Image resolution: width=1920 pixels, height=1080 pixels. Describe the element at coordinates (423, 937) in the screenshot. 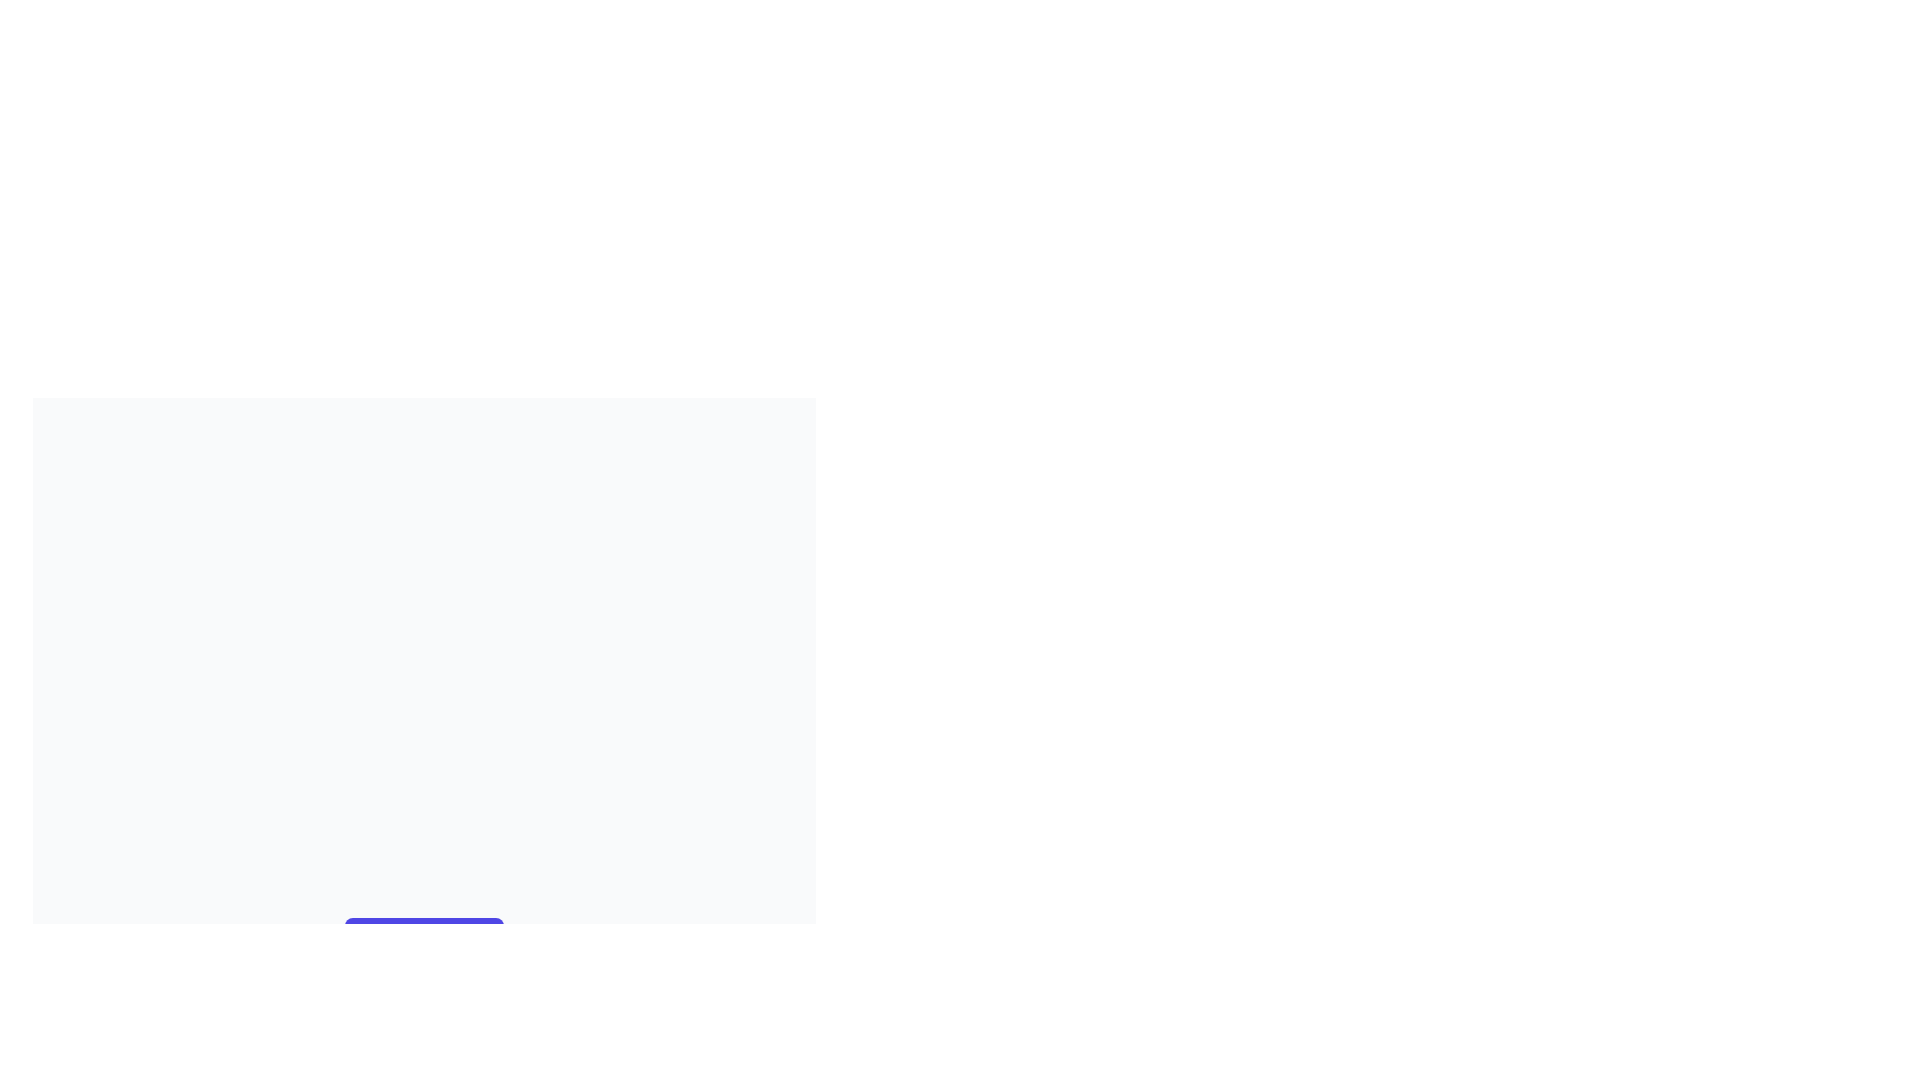

I see `the 'Explore Menu' button` at that location.